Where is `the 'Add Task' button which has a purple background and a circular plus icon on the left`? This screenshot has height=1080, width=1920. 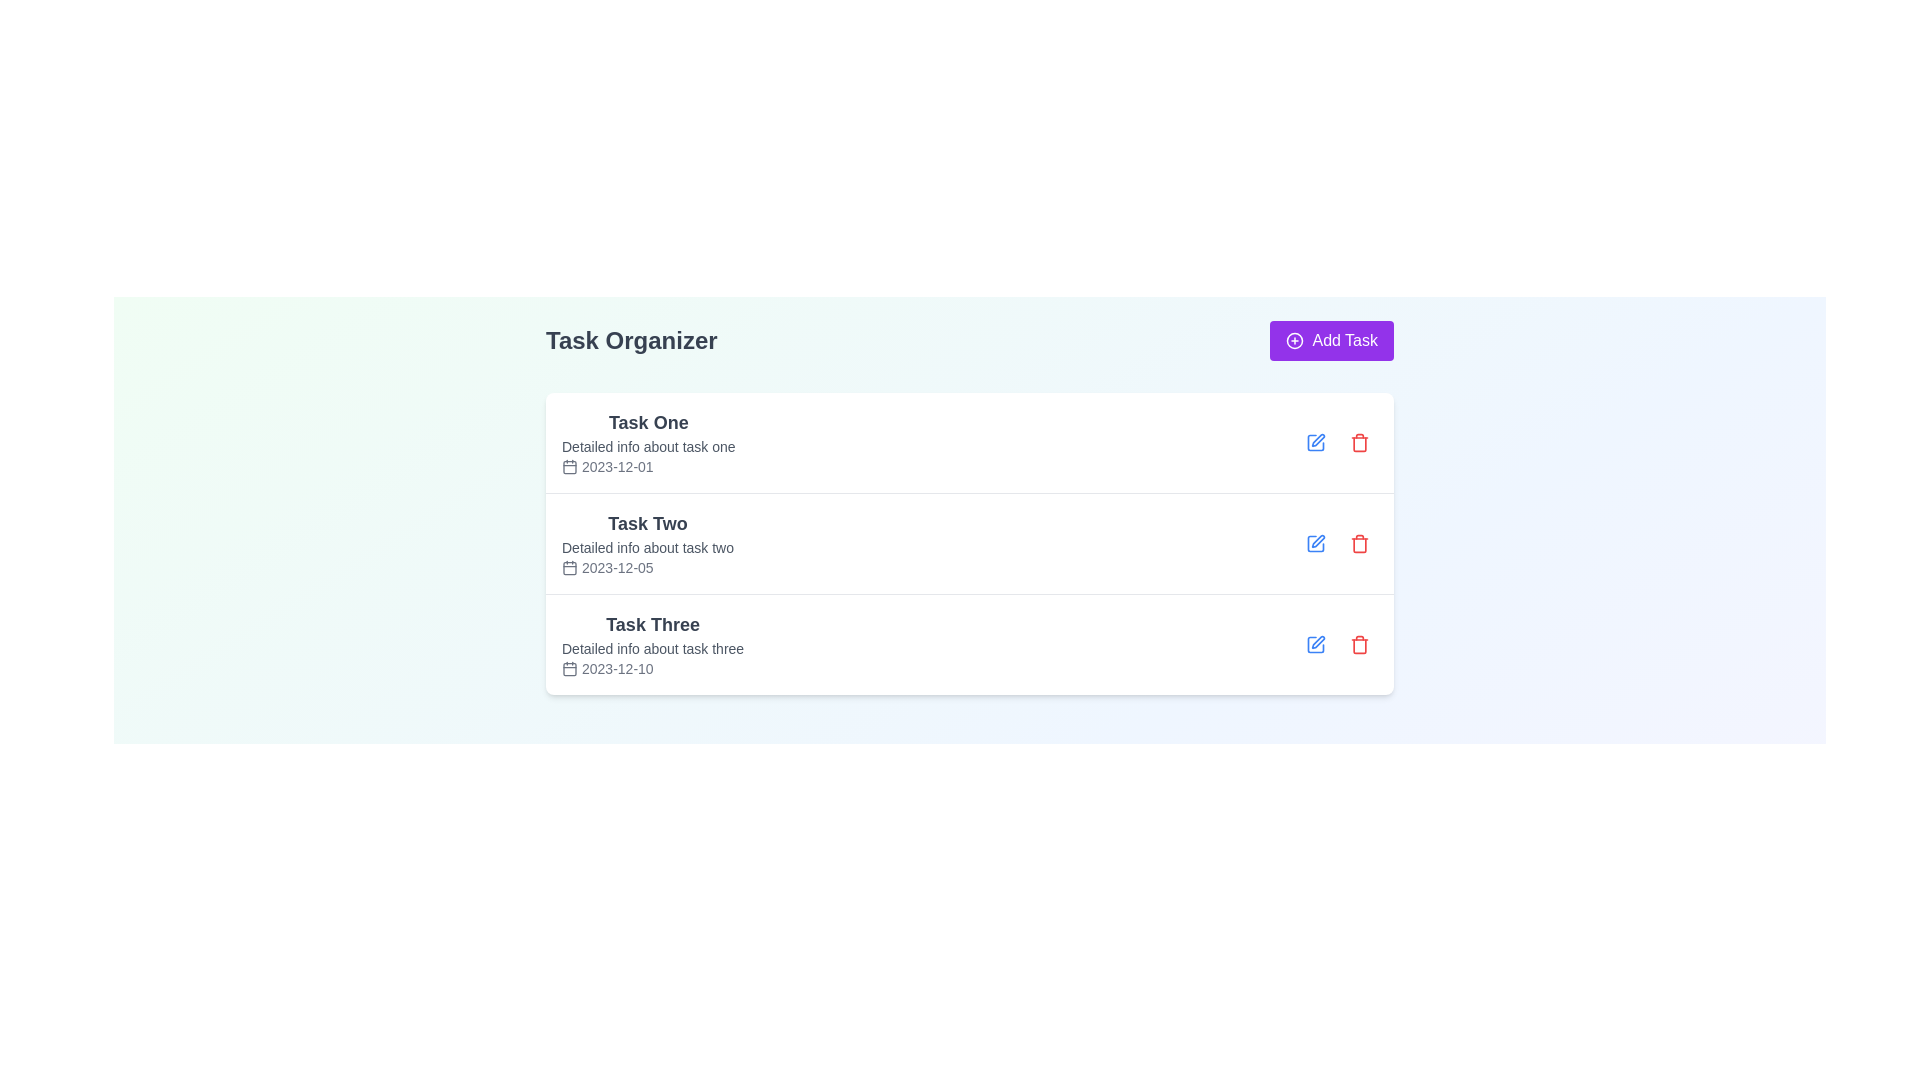
the 'Add Task' button which has a purple background and a circular plus icon on the left is located at coordinates (1332, 339).